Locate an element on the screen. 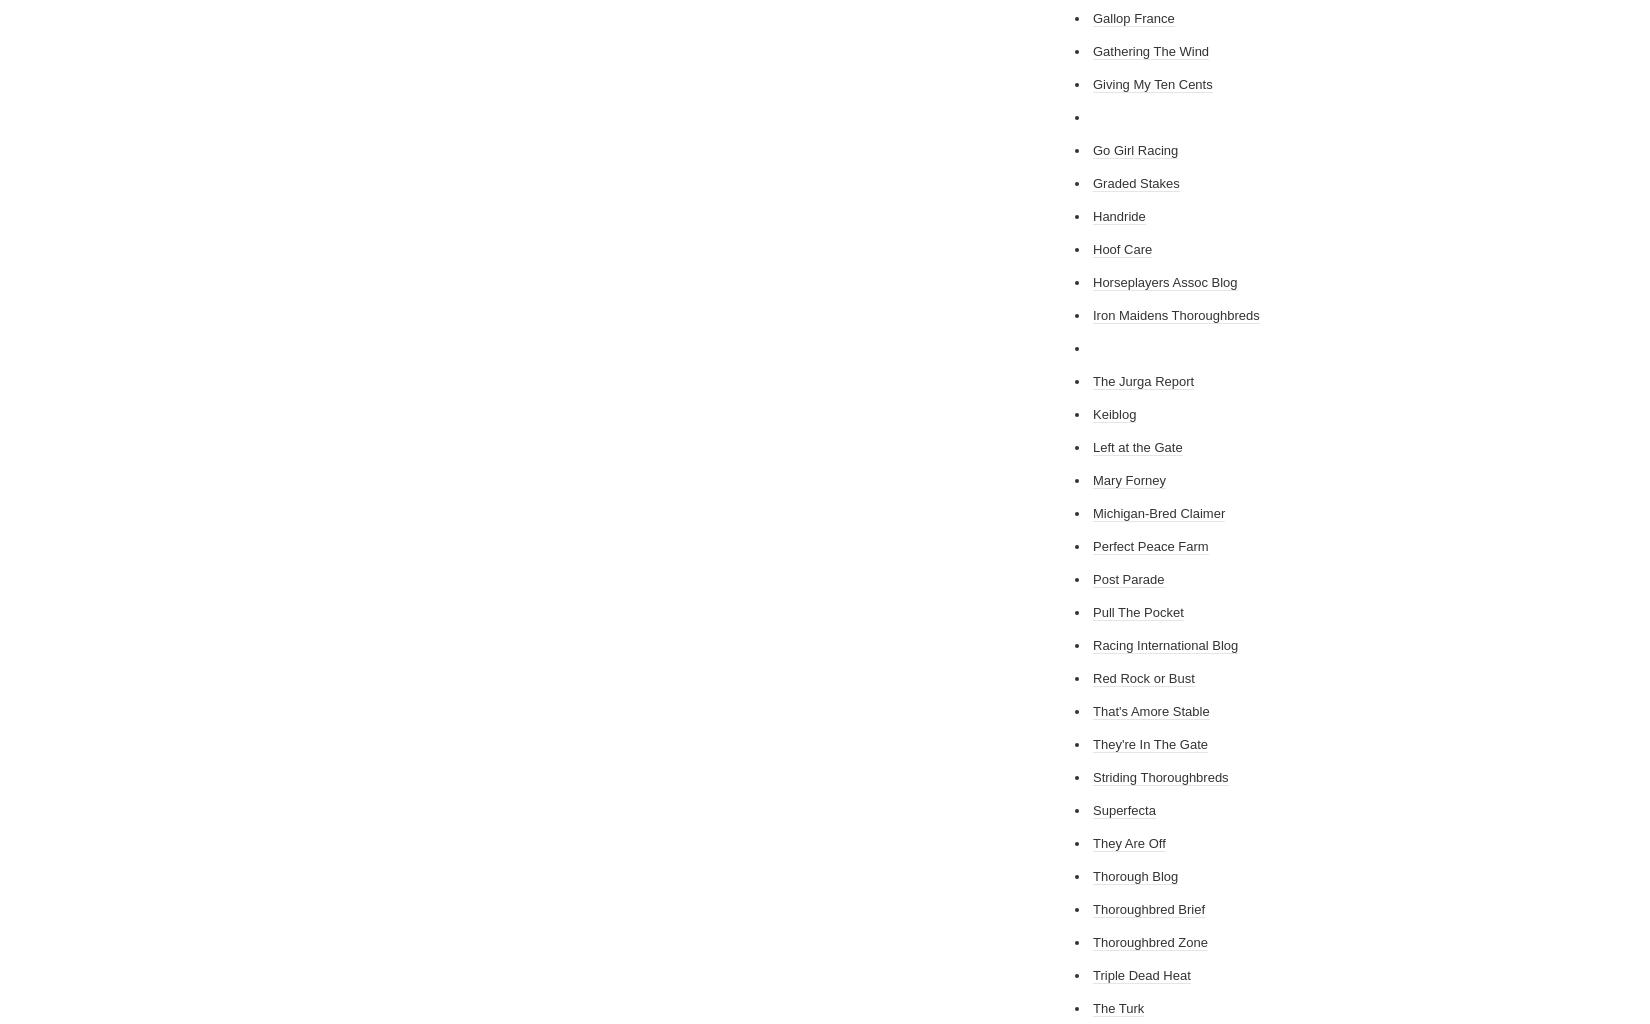  'Keiblog' is located at coordinates (1114, 413).